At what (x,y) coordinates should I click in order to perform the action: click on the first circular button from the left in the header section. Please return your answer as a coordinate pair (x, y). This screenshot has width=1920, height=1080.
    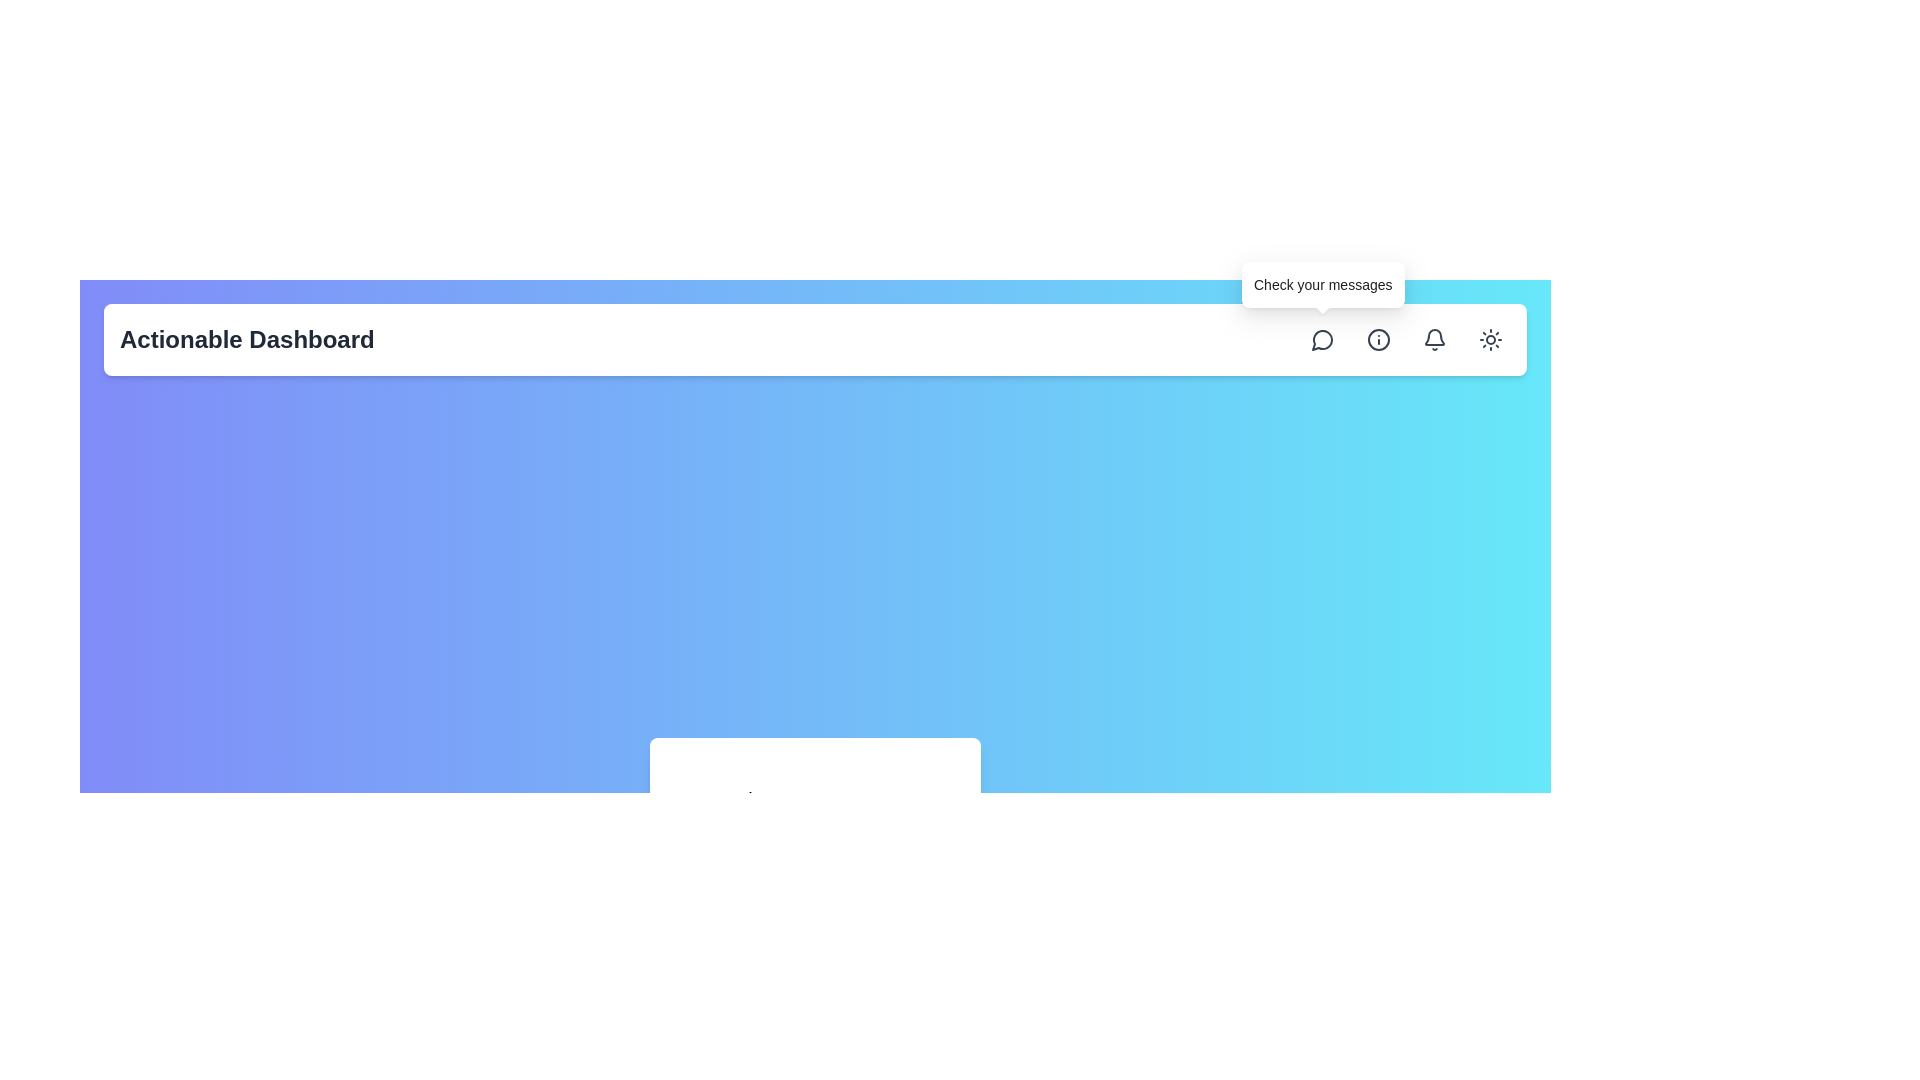
    Looking at the image, I should click on (1323, 338).